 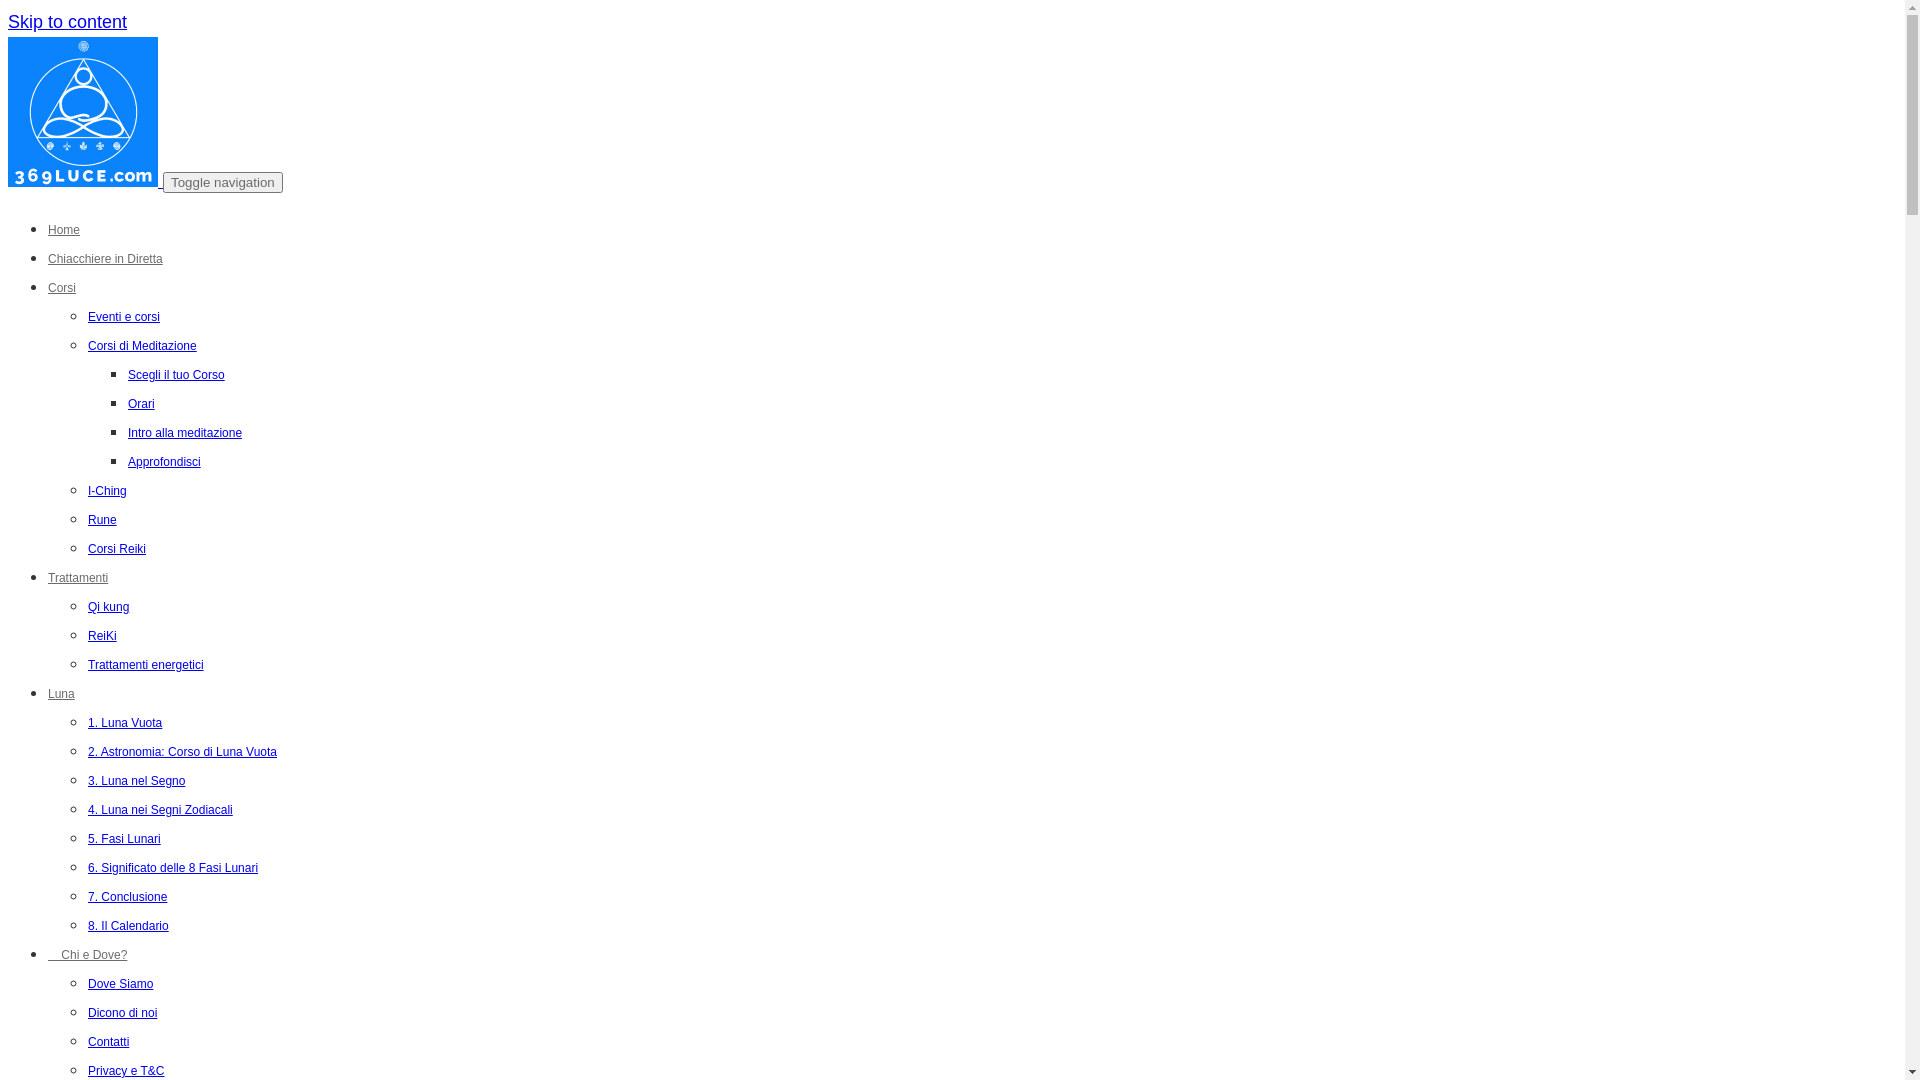 I want to click on 'Corsi di Meditazione', so click(x=141, y=345).